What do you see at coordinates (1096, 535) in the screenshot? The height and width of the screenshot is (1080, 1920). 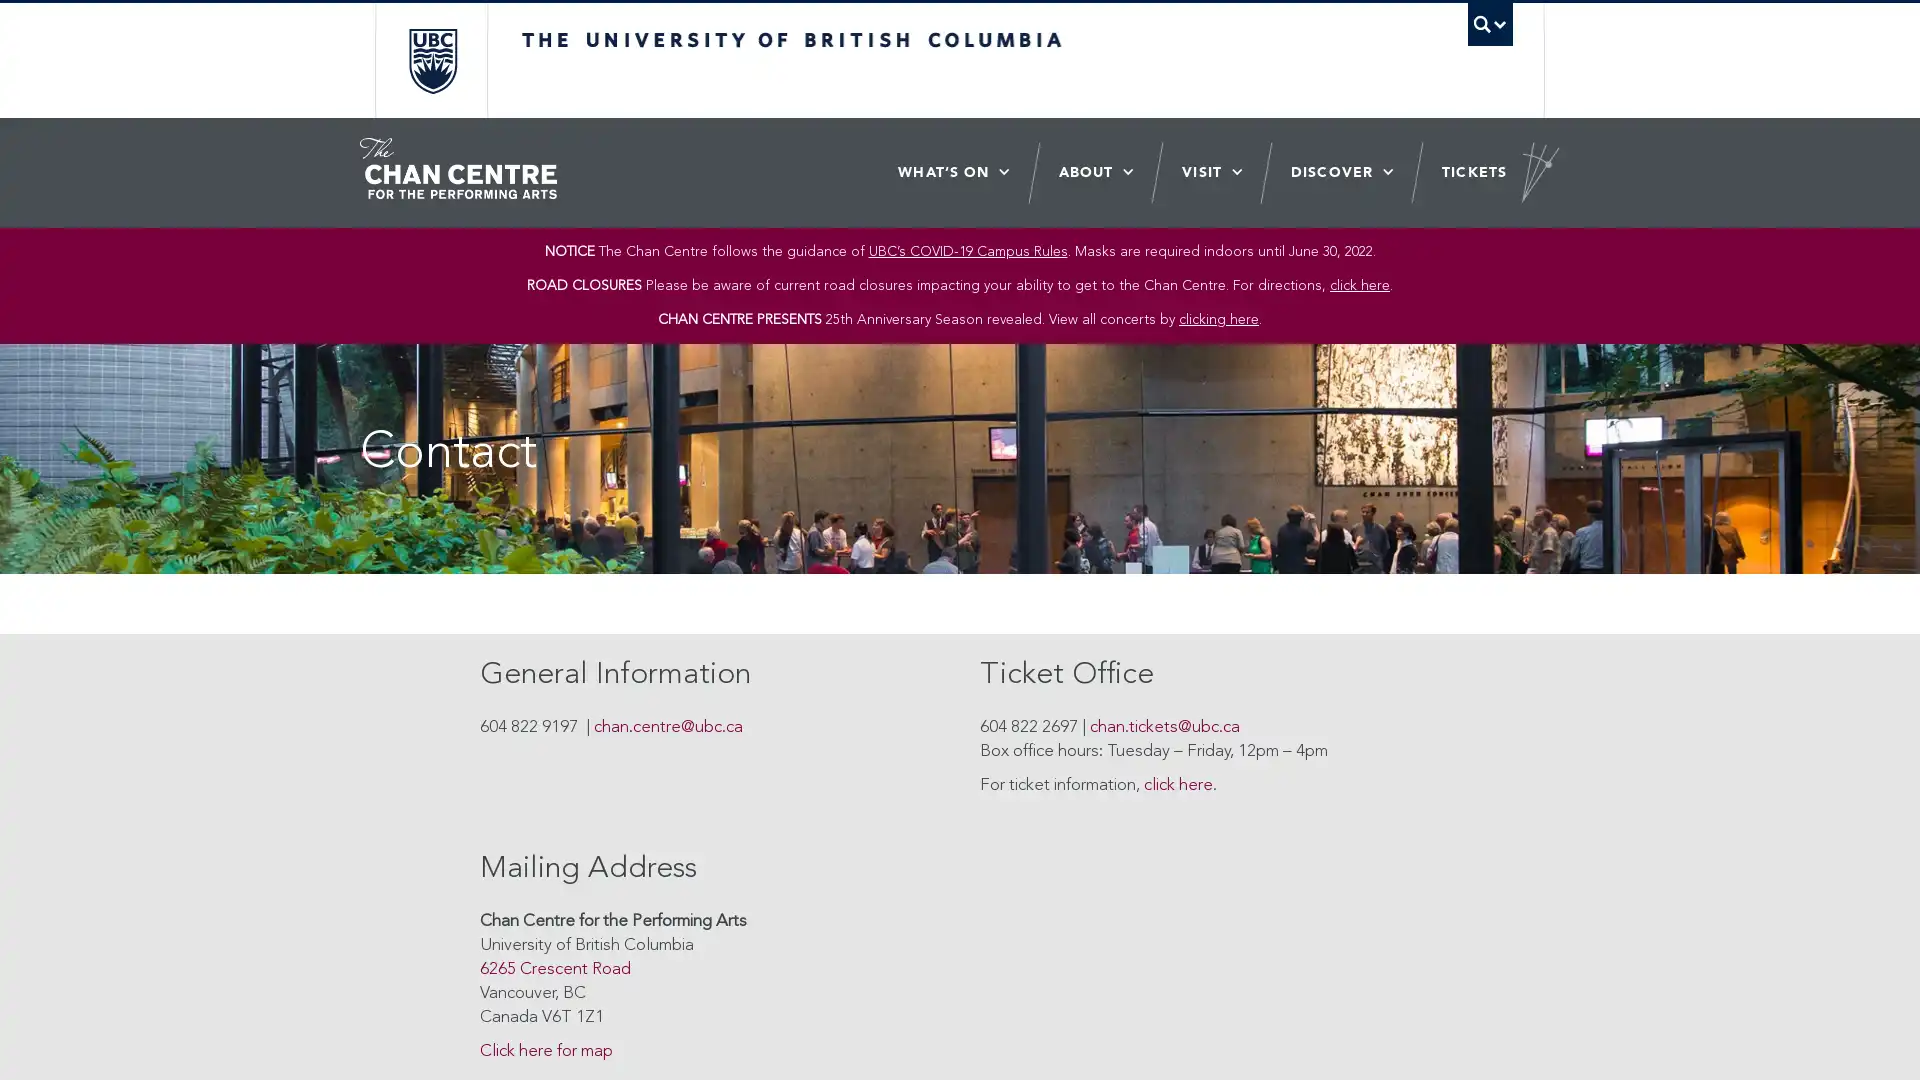 I see `Subscribe` at bounding box center [1096, 535].